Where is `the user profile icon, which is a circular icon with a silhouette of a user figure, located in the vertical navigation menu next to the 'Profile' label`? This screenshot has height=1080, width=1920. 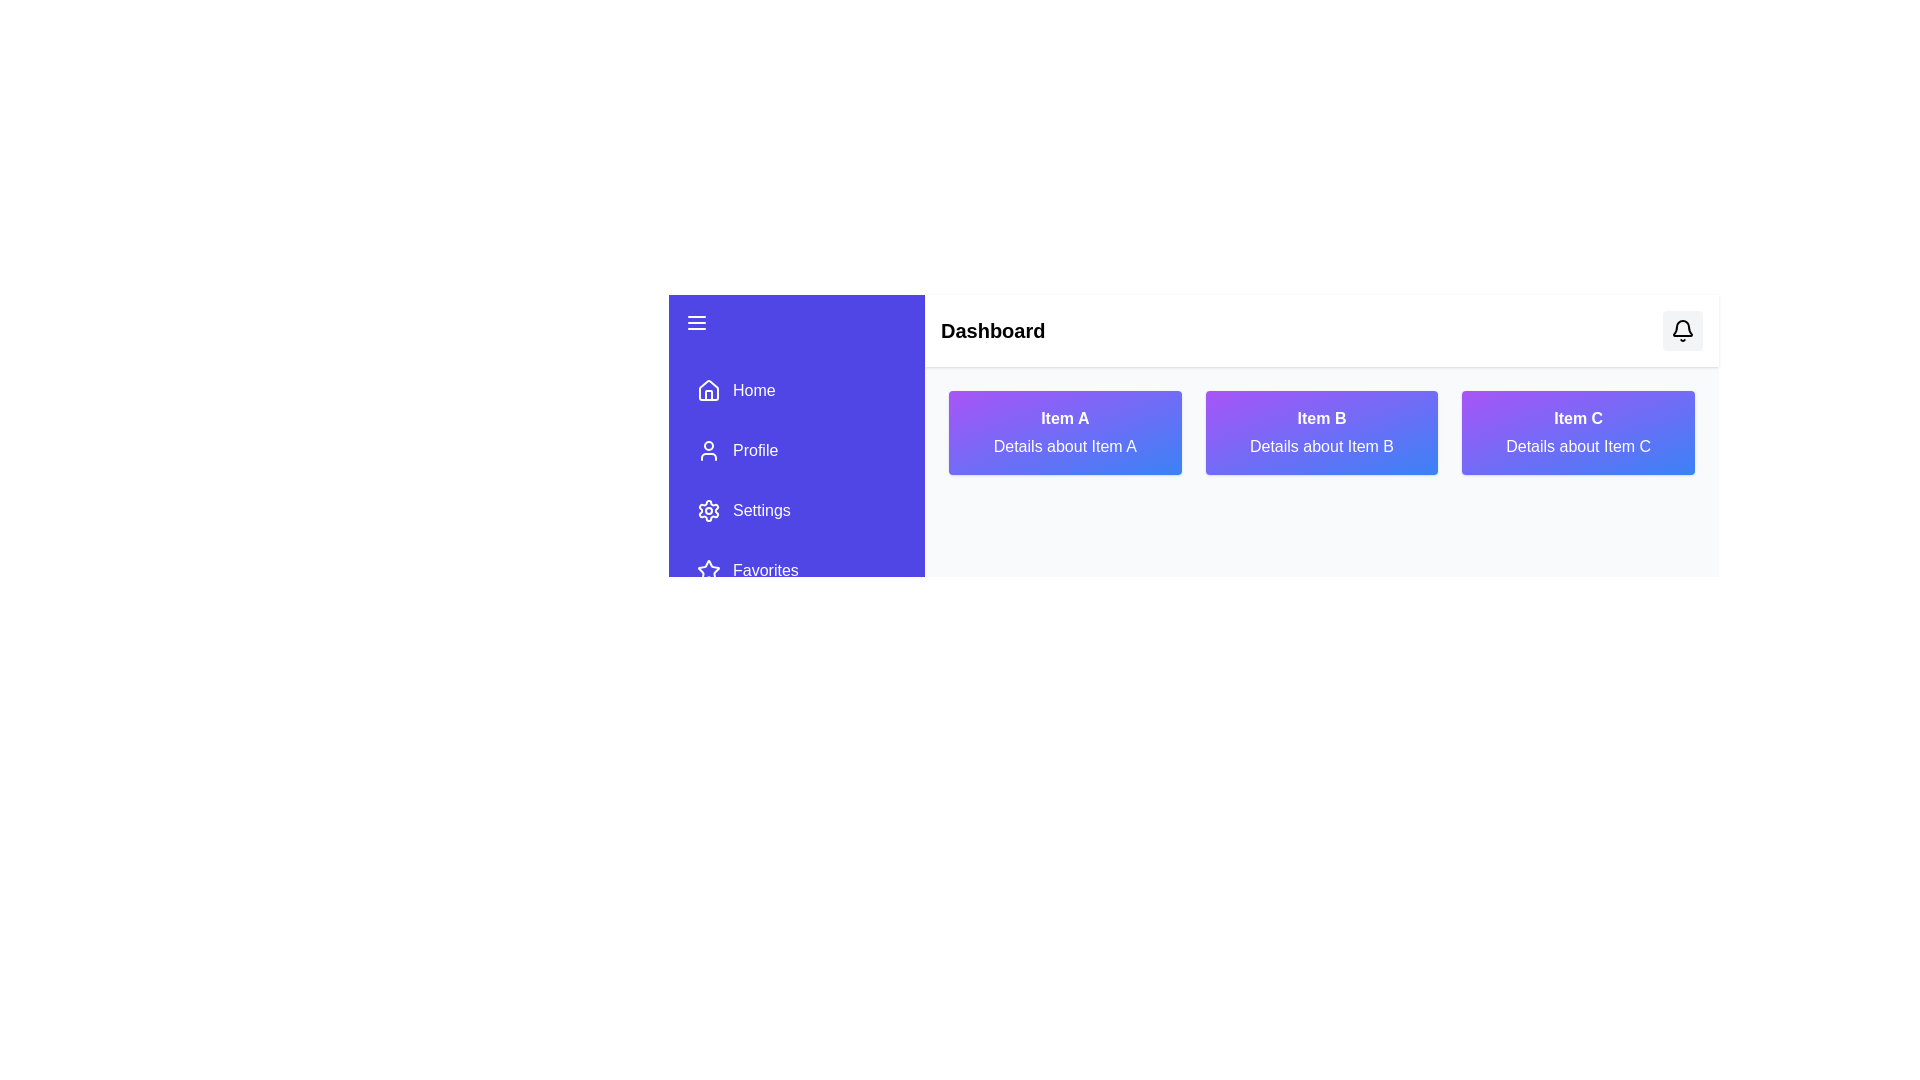 the user profile icon, which is a circular icon with a silhouette of a user figure, located in the vertical navigation menu next to the 'Profile' label is located at coordinates (709, 451).